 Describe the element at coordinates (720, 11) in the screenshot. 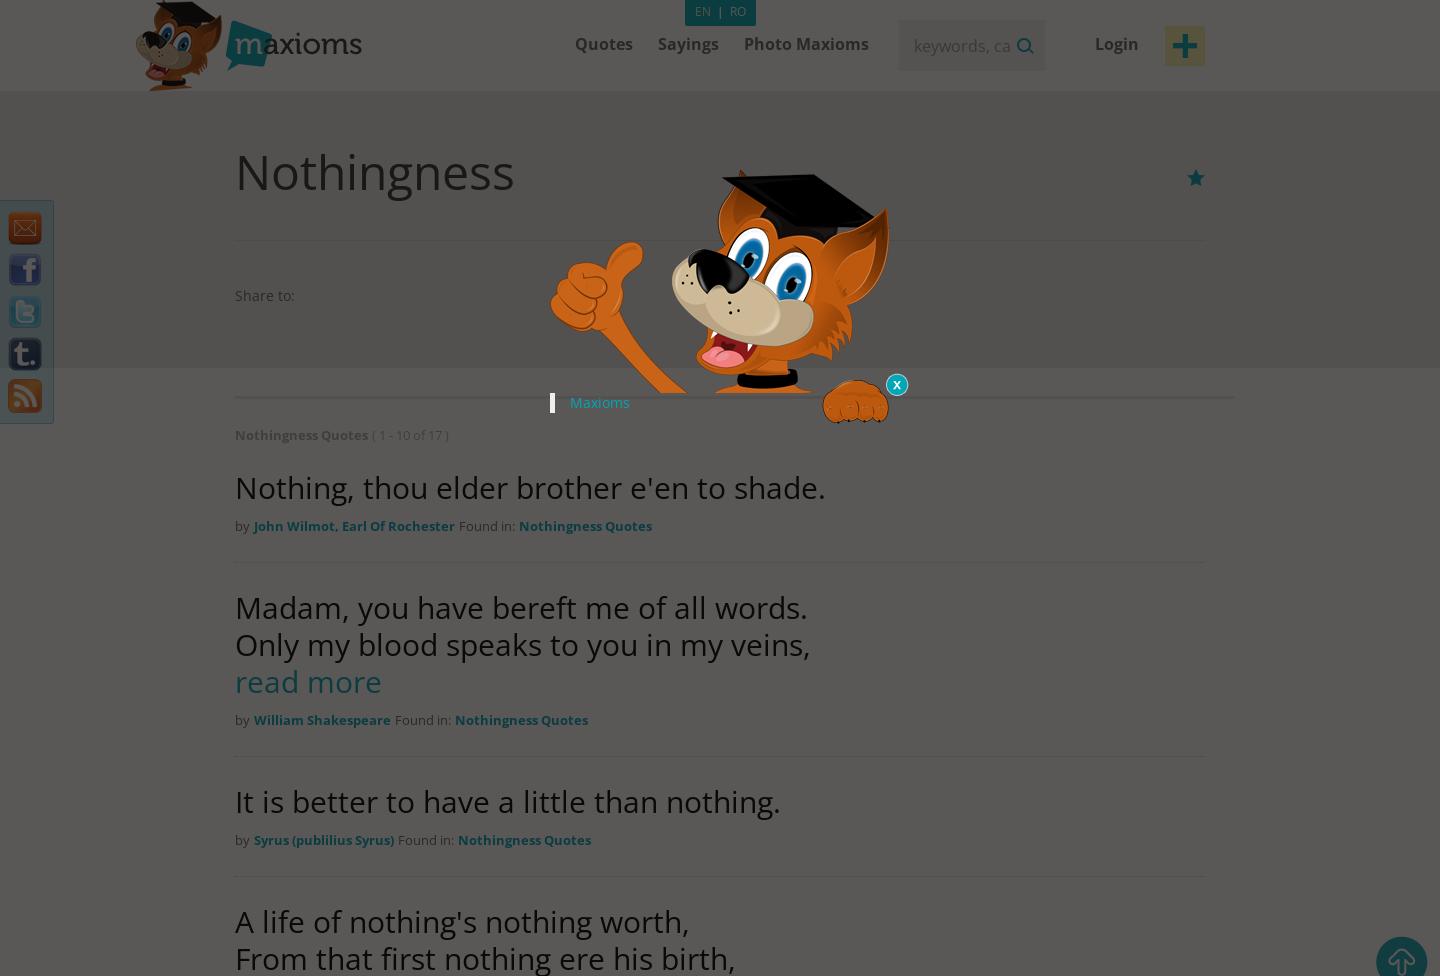

I see `'|'` at that location.